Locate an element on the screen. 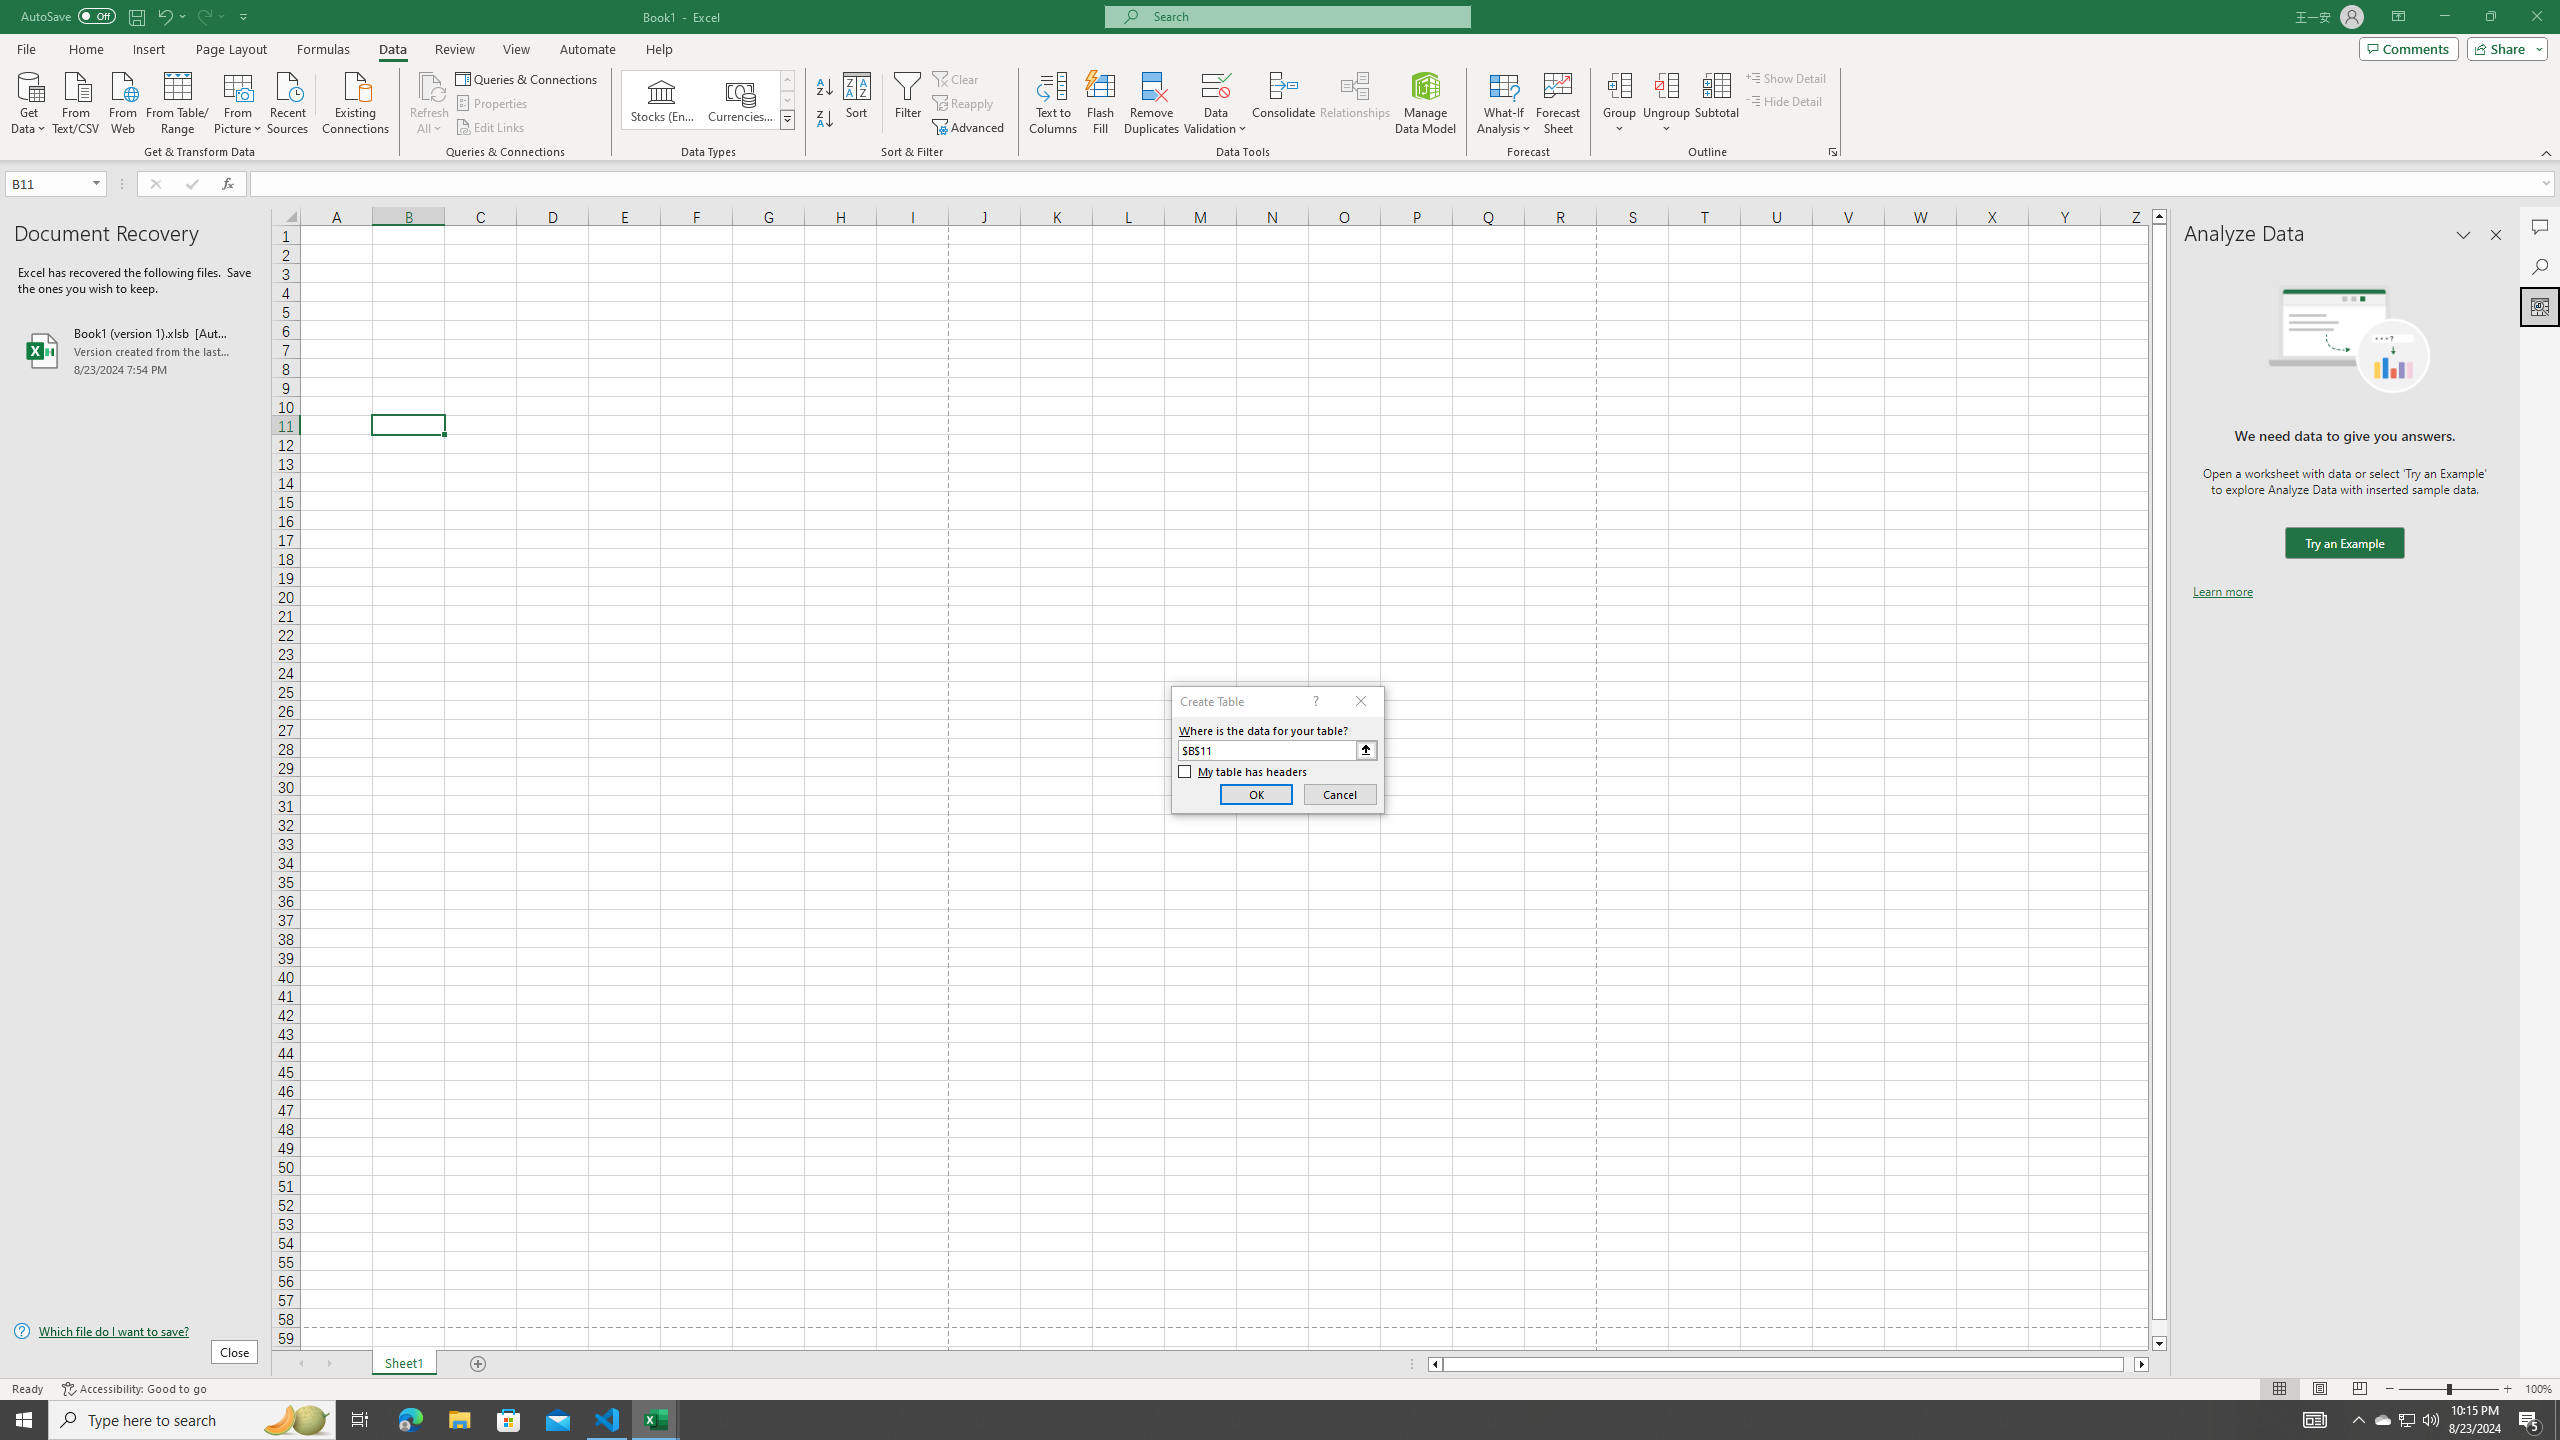 The image size is (2560, 1440). 'Column left' is located at coordinates (1434, 1363).